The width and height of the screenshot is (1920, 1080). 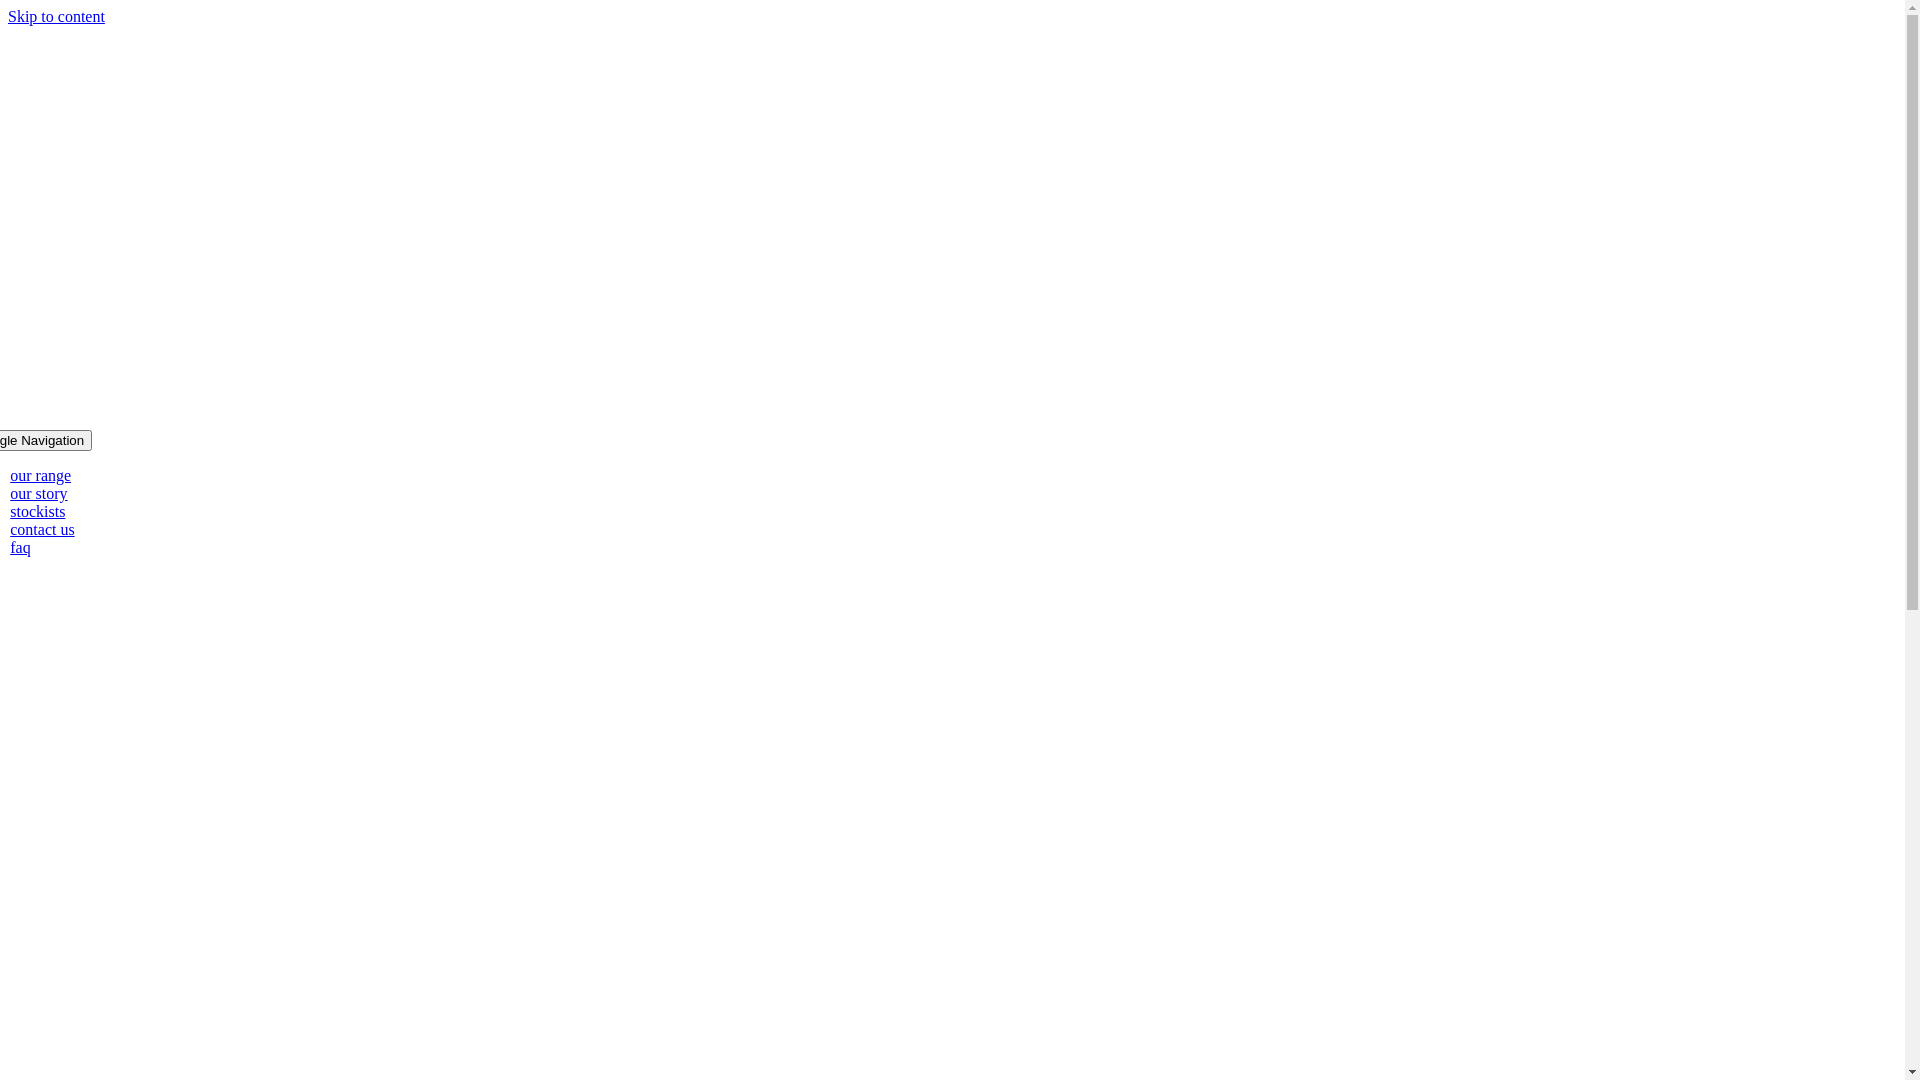 I want to click on 'contact us', so click(x=42, y=528).